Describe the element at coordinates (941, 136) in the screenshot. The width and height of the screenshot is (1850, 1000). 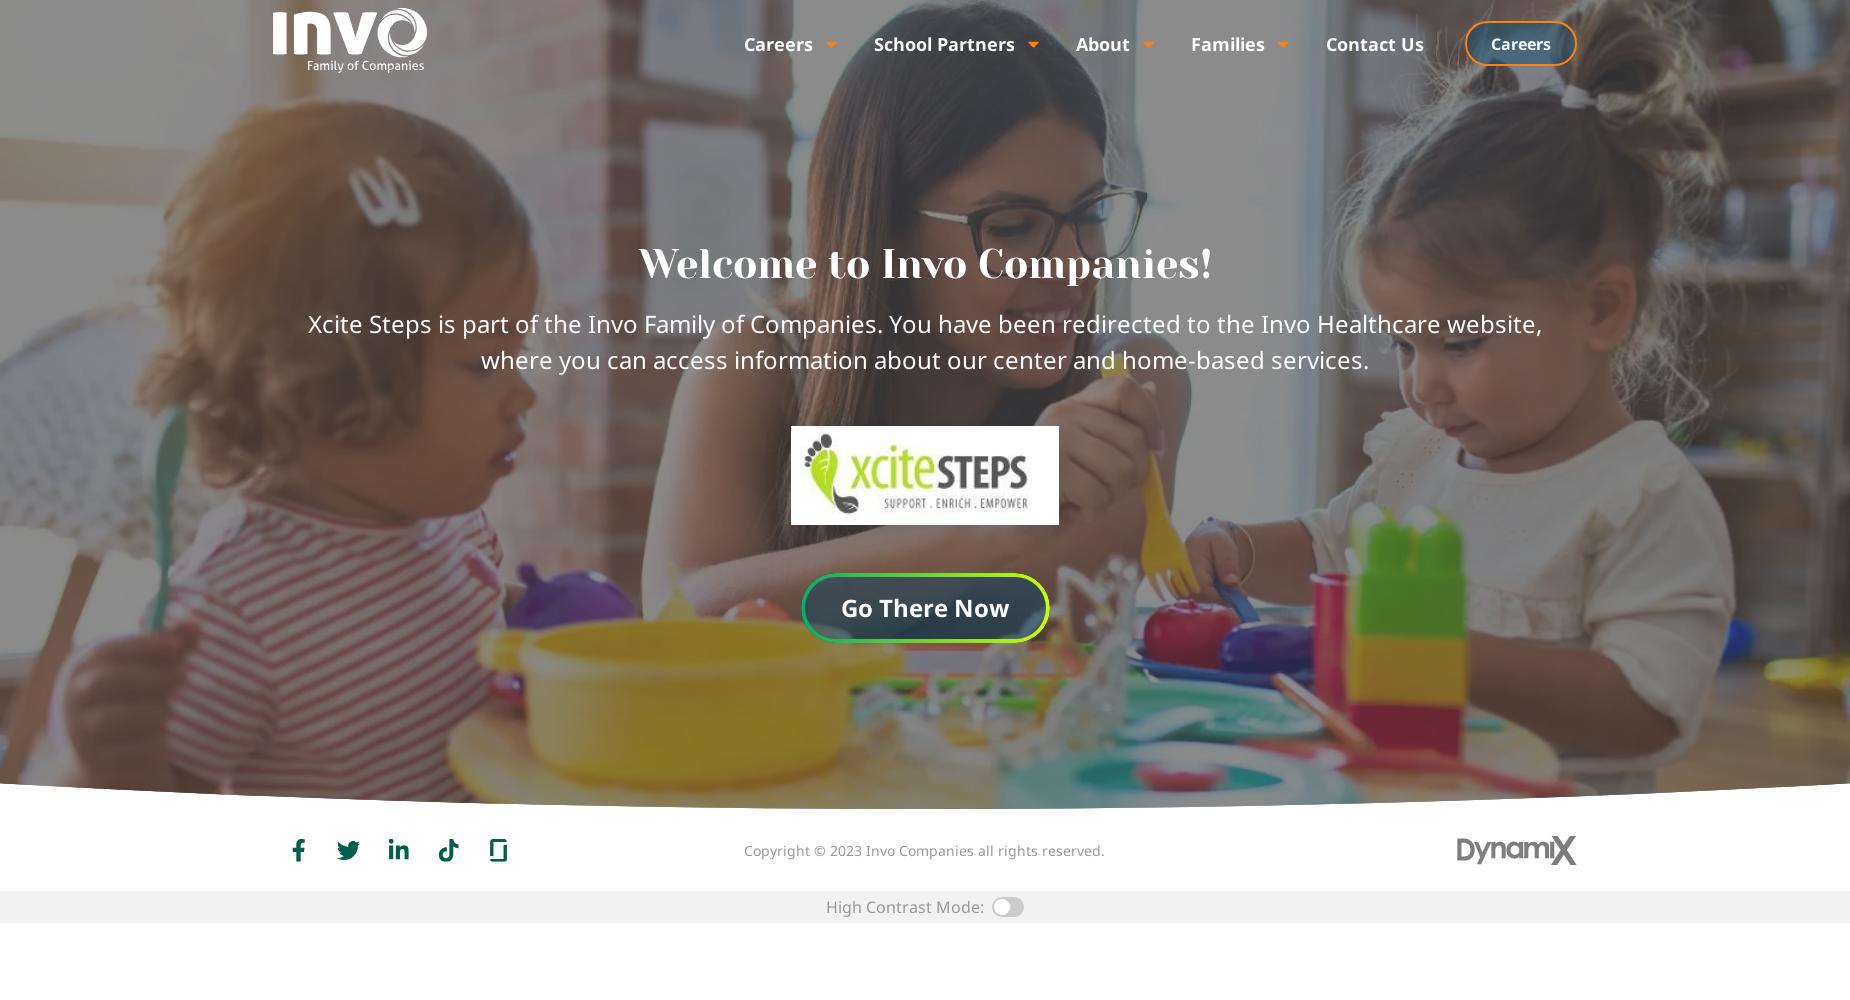
I see `'Related Services'` at that location.